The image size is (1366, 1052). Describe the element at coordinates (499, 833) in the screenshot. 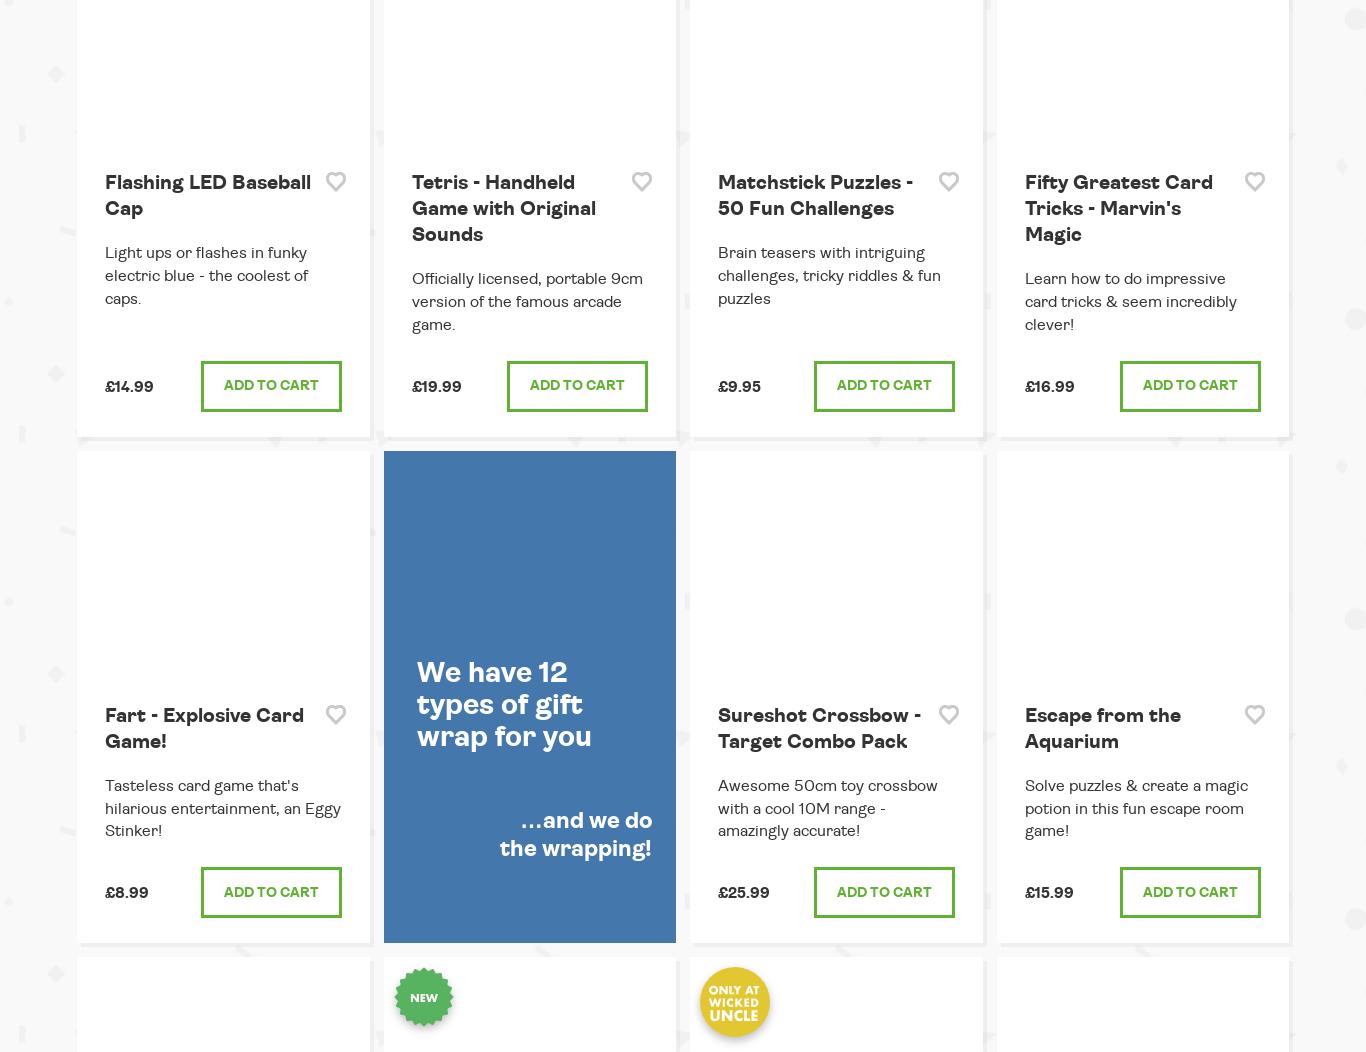

I see `'…and we do the wrapping!'` at that location.